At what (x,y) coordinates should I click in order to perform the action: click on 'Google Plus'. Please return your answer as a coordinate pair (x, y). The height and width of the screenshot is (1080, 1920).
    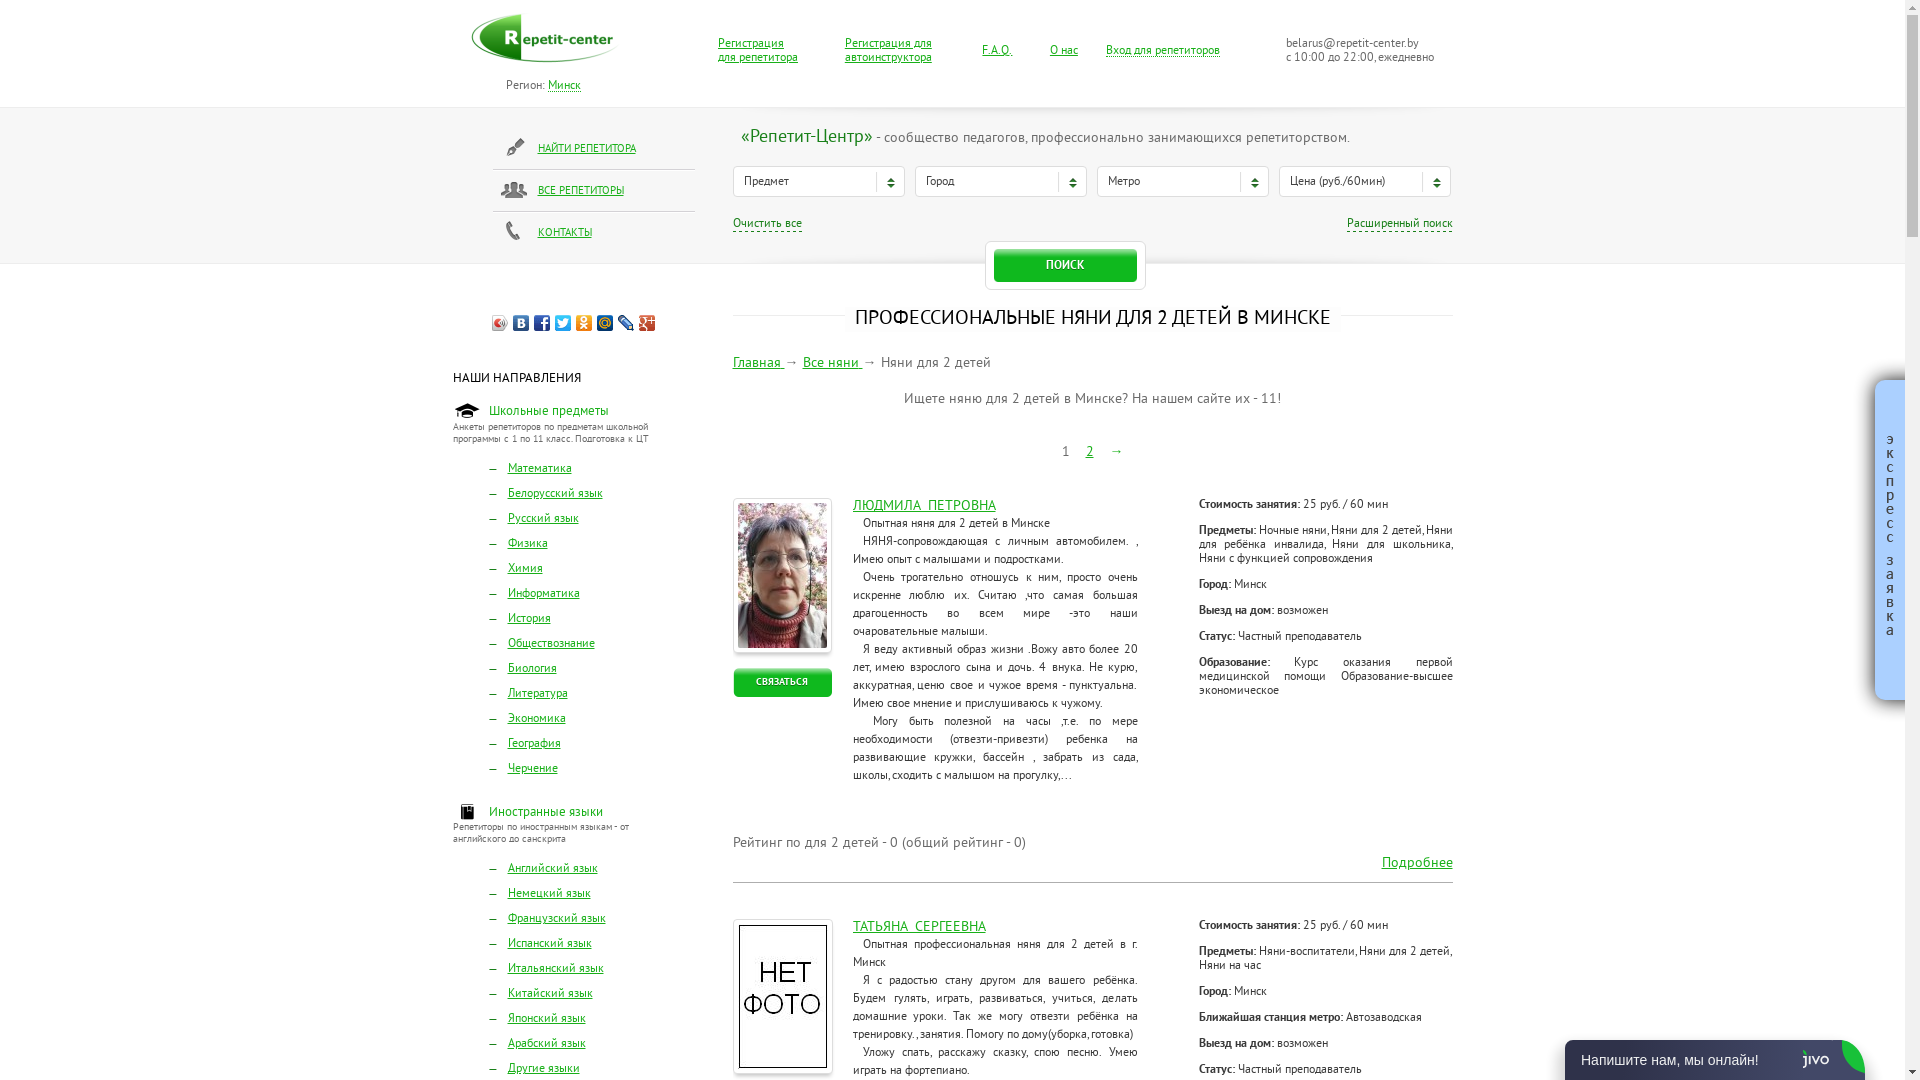
    Looking at the image, I should click on (647, 322).